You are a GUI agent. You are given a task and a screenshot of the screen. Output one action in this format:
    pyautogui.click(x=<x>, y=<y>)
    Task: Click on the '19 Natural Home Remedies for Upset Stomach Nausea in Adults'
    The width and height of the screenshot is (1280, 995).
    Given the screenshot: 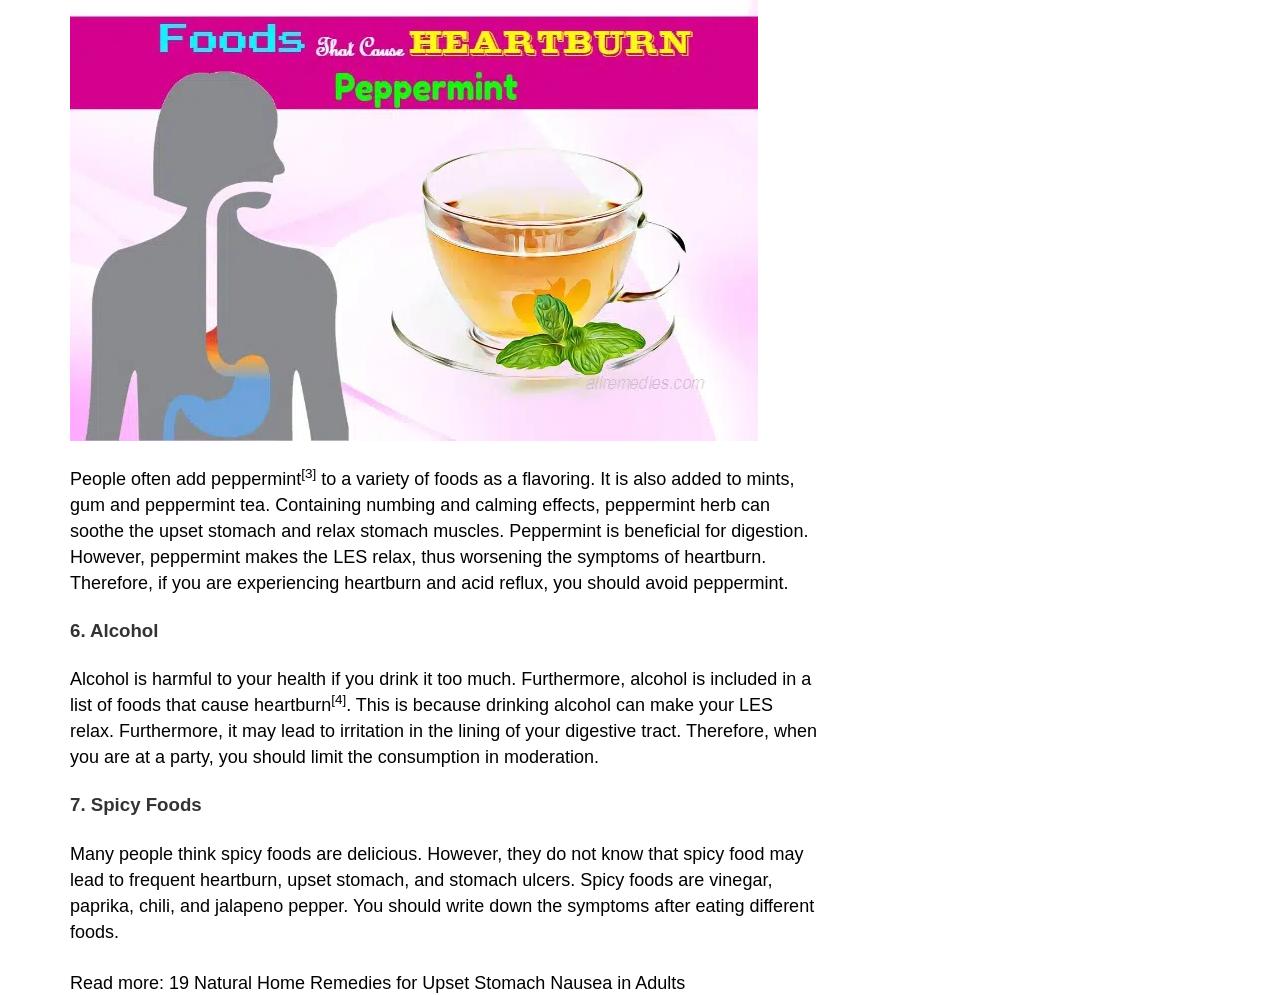 What is the action you would take?
    pyautogui.click(x=426, y=980)
    